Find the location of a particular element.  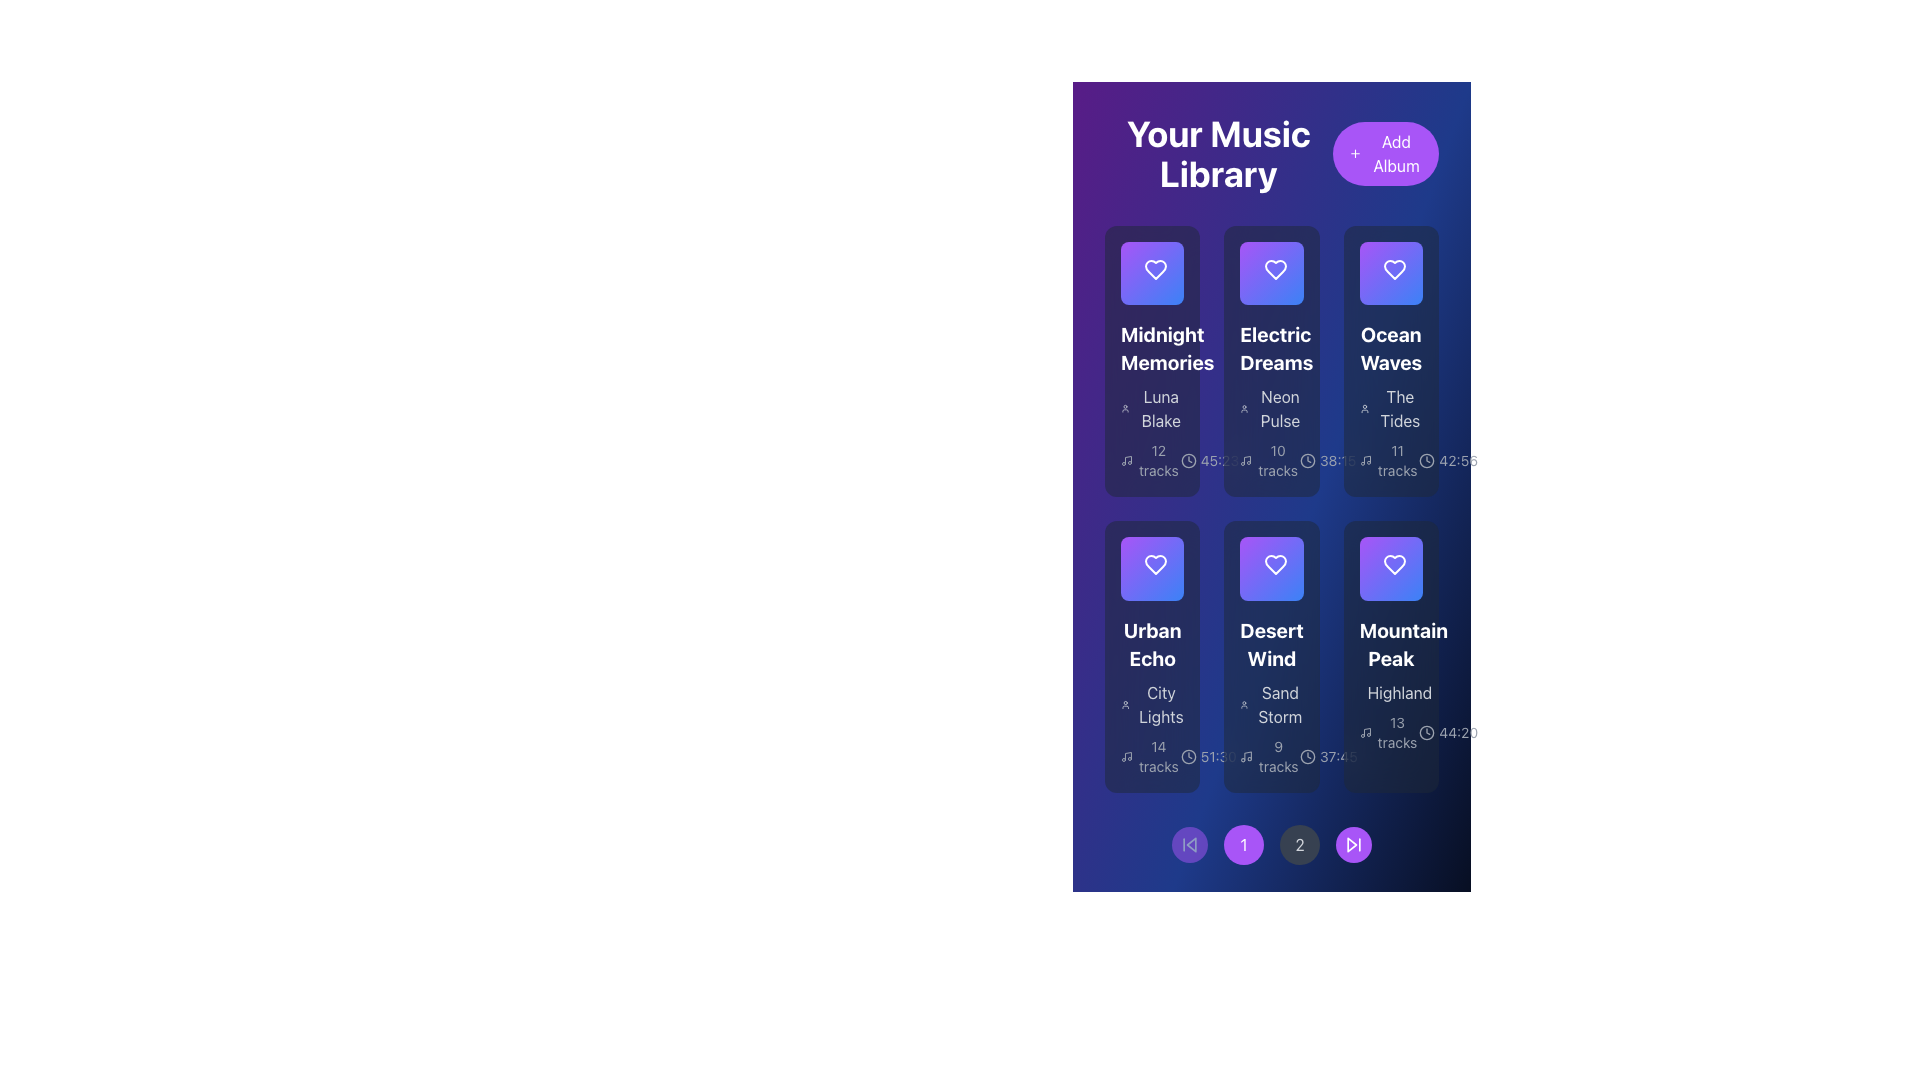

the music-related icon consisting of a musical note and circular shapes, which is adjacent to the '11 tracks' text in the 'Ocean Waves' grid card within 'Your Music Library' is located at coordinates (1364, 461).